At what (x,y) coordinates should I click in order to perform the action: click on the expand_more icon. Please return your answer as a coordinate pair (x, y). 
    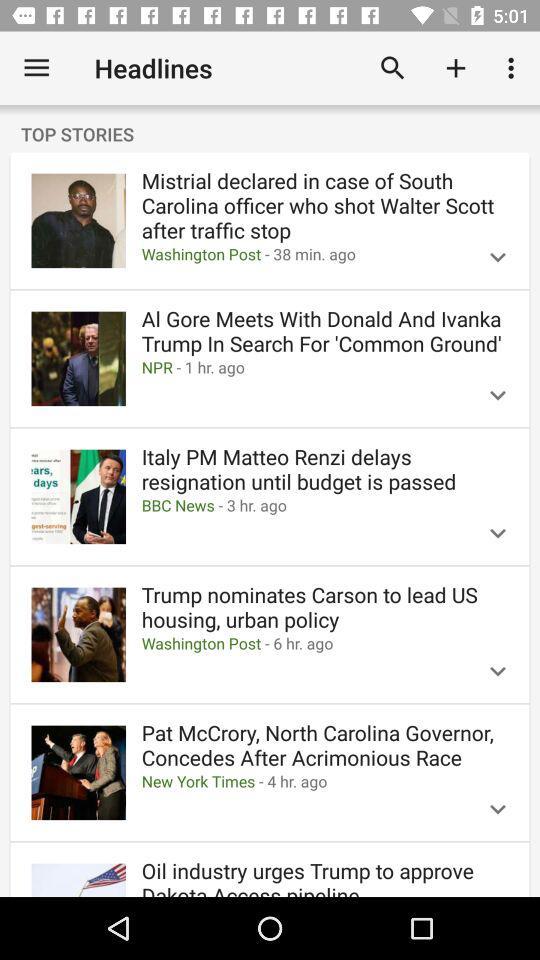
    Looking at the image, I should click on (496, 394).